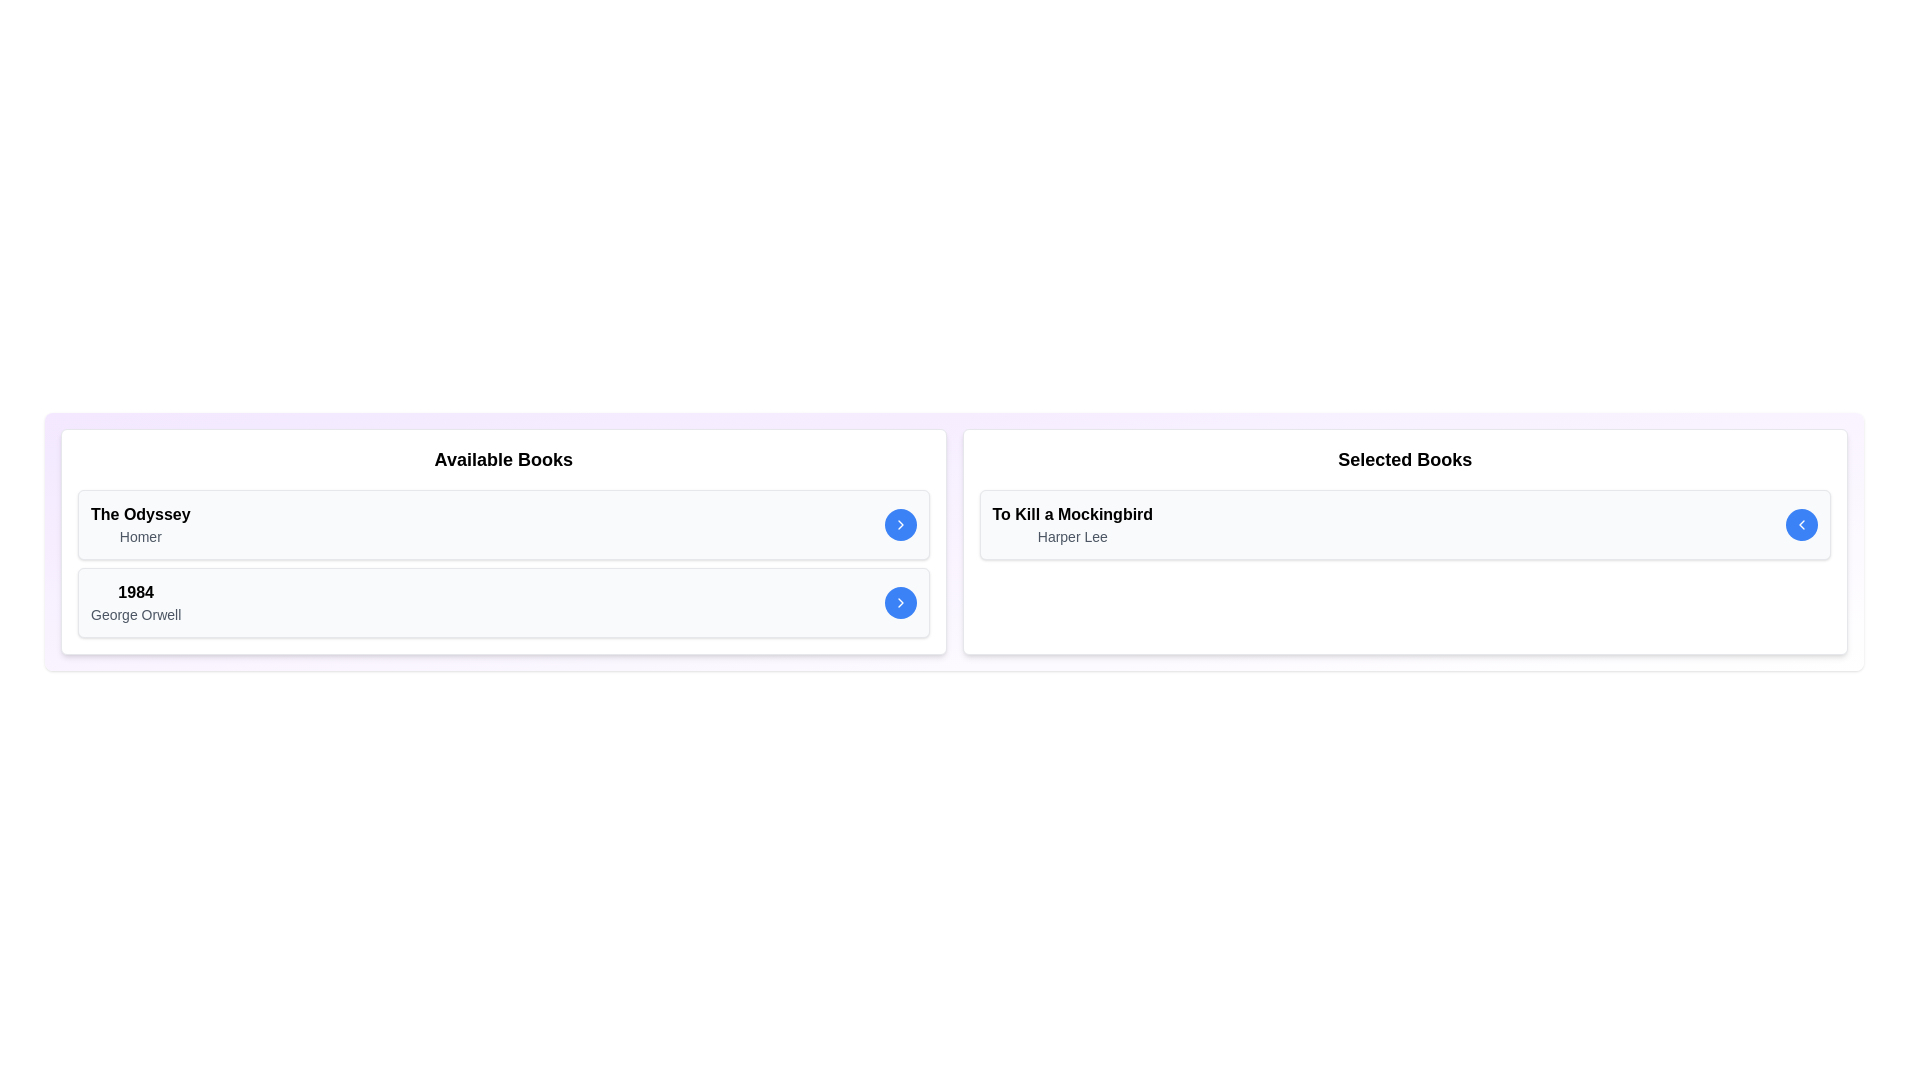 Image resolution: width=1920 pixels, height=1080 pixels. What do you see at coordinates (899, 601) in the screenshot?
I see `arrow button for the book titled '1984' to transfer it to the other list` at bounding box center [899, 601].